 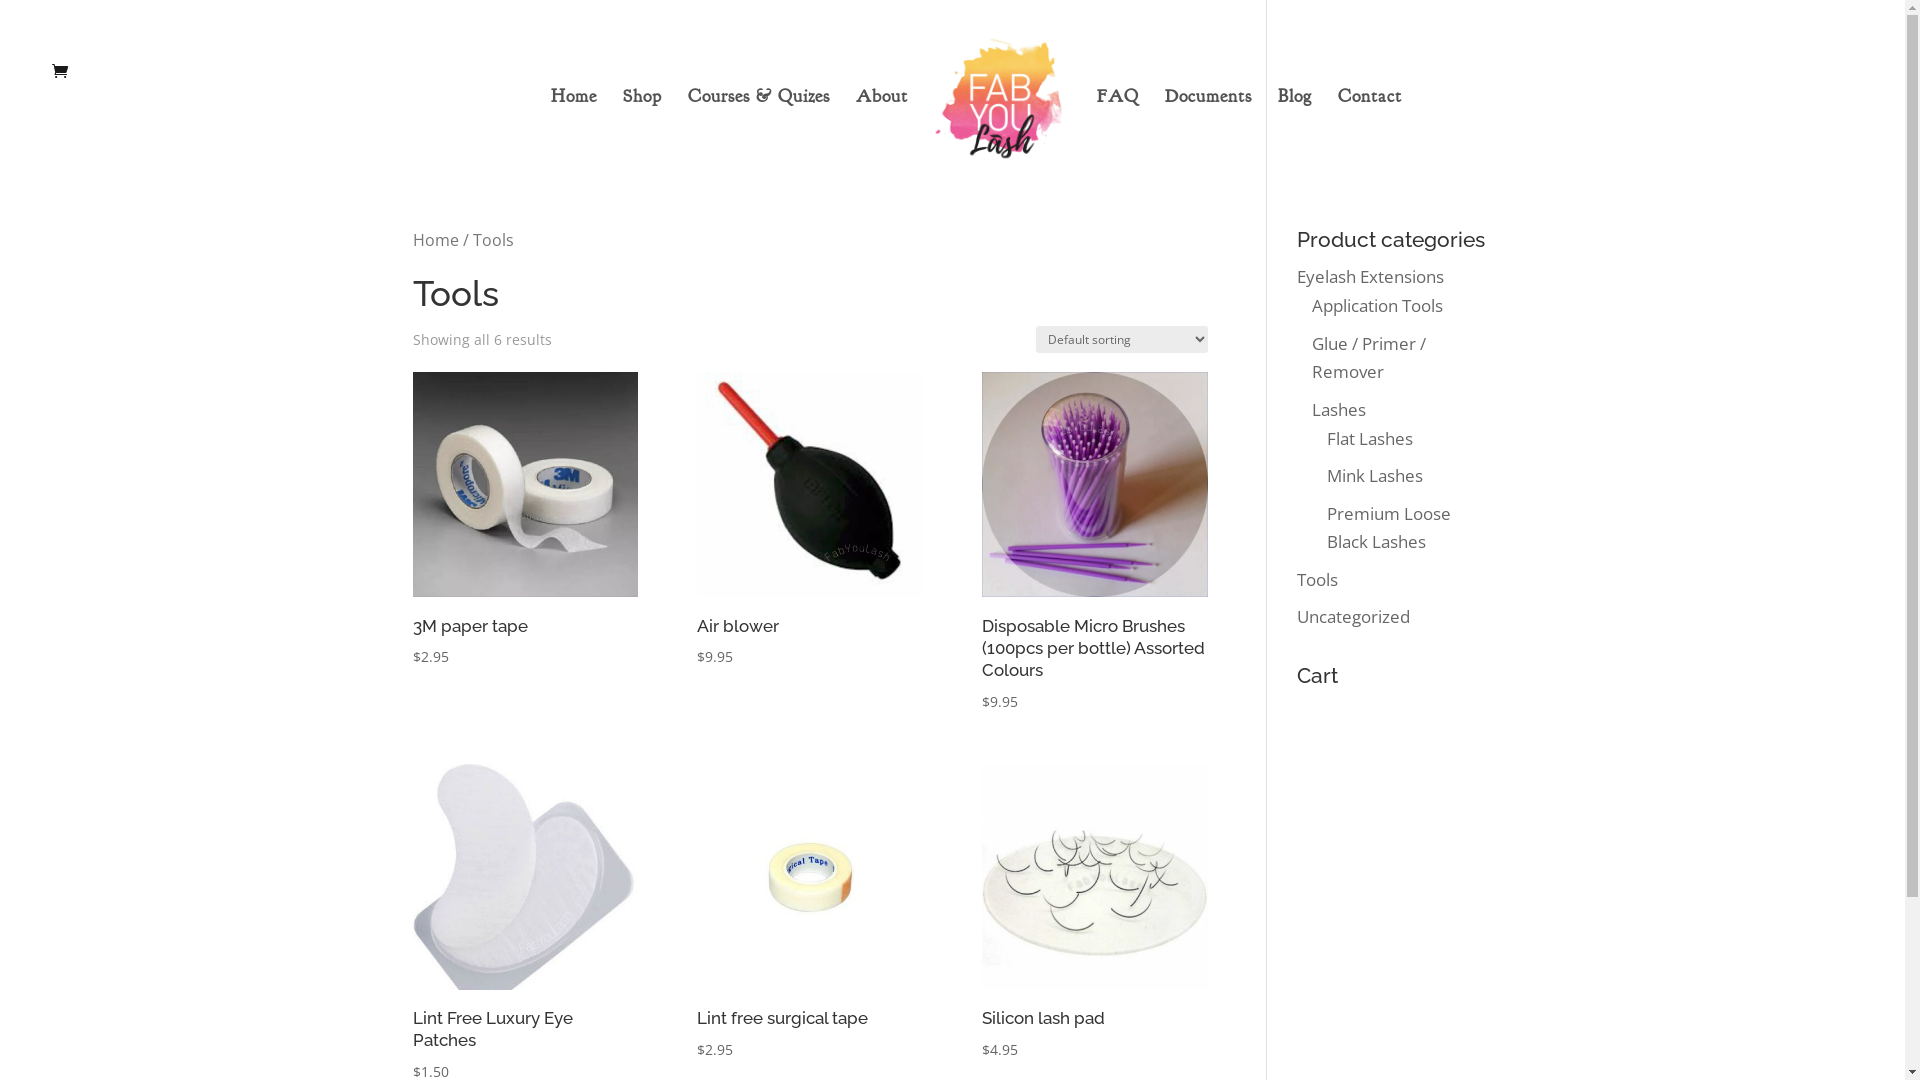 I want to click on 'Air blower, so click(x=809, y=519).